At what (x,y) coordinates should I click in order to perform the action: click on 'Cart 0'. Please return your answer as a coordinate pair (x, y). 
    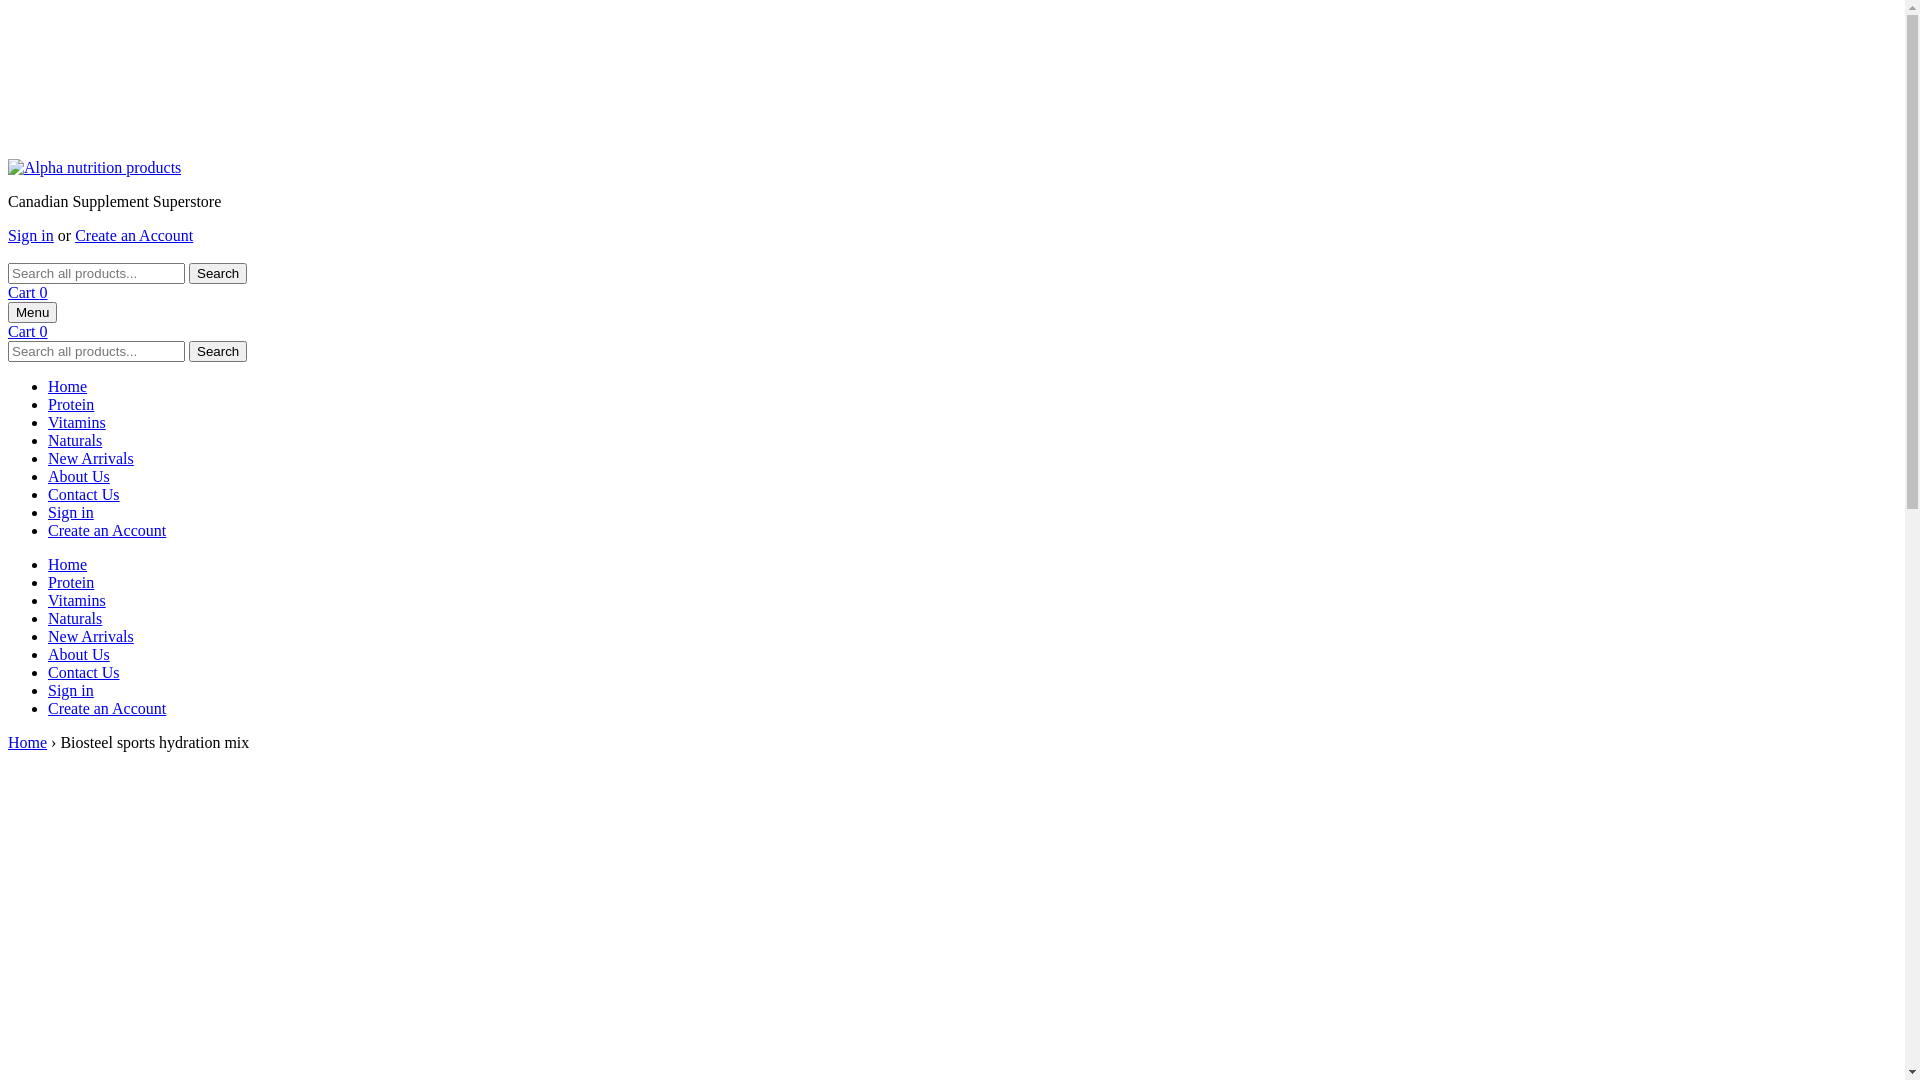
    Looking at the image, I should click on (8, 330).